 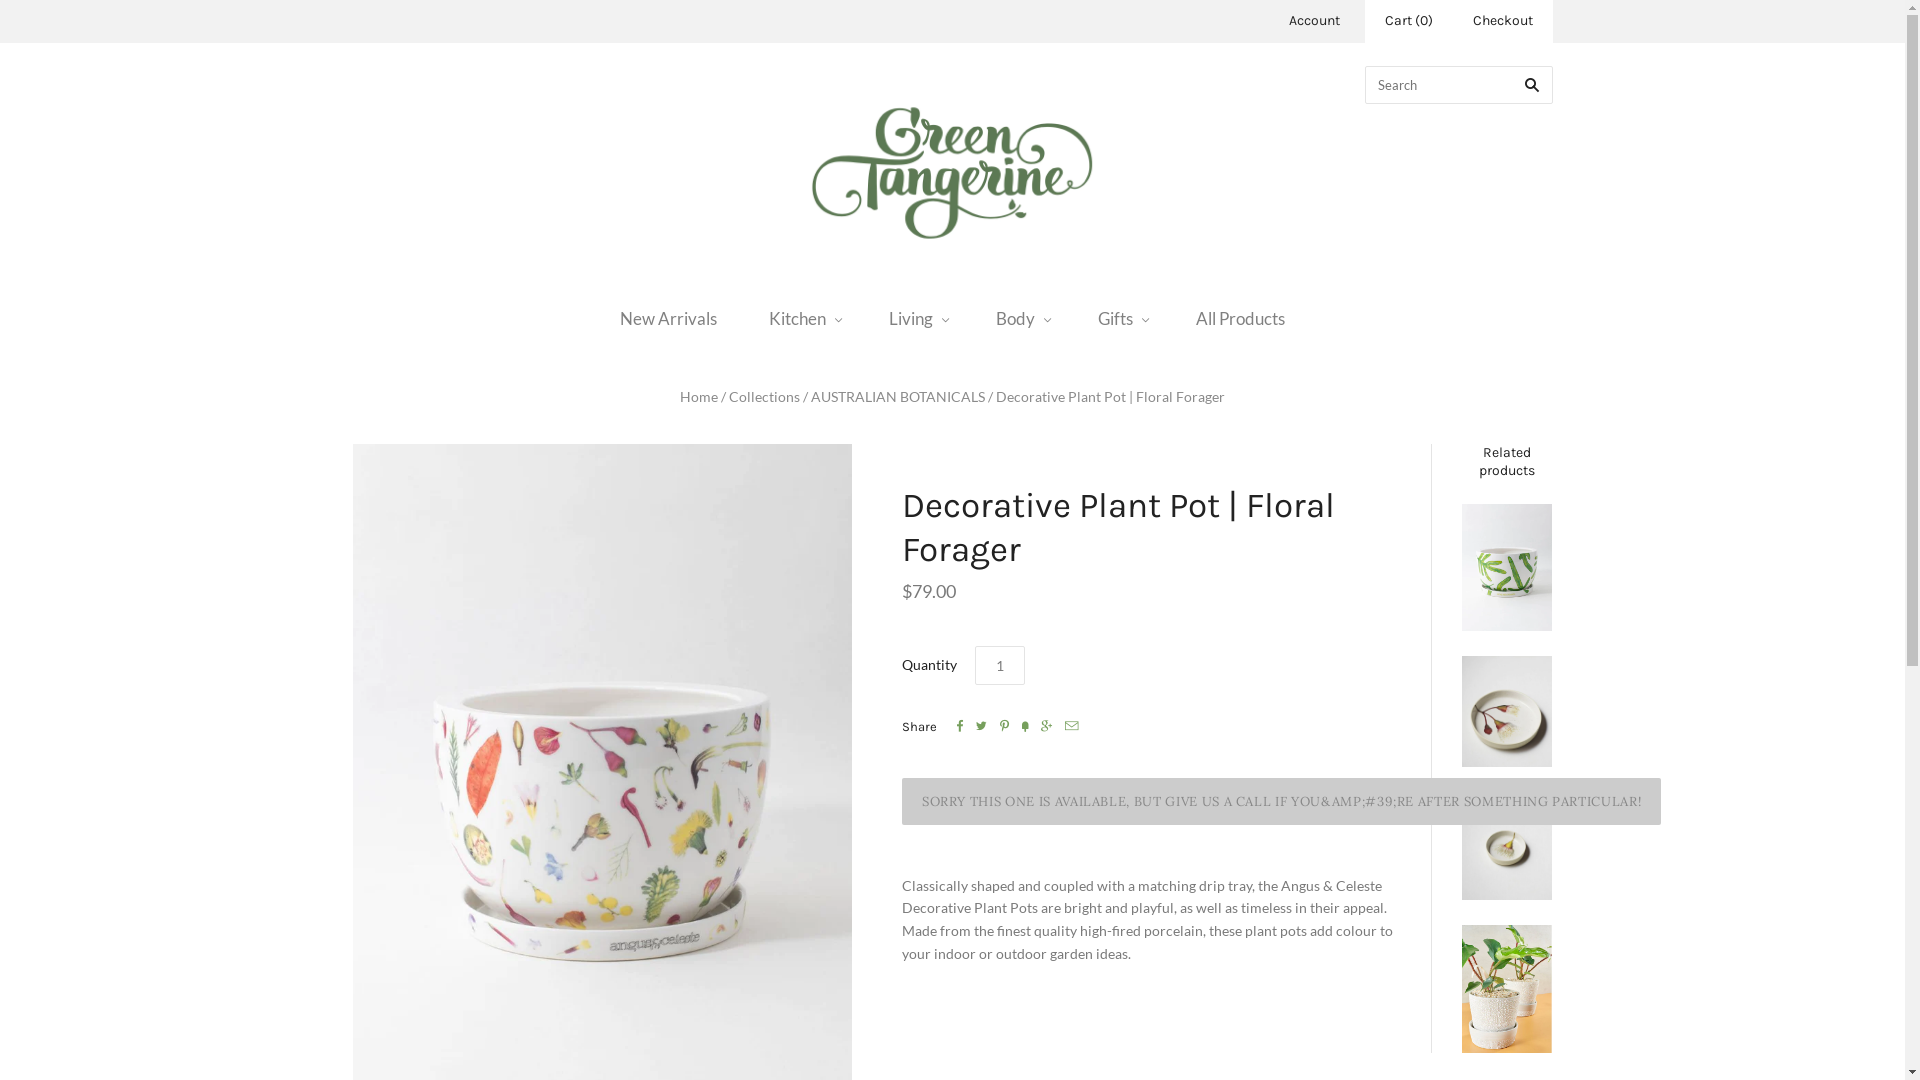 What do you see at coordinates (1313, 20) in the screenshot?
I see `'Account'` at bounding box center [1313, 20].